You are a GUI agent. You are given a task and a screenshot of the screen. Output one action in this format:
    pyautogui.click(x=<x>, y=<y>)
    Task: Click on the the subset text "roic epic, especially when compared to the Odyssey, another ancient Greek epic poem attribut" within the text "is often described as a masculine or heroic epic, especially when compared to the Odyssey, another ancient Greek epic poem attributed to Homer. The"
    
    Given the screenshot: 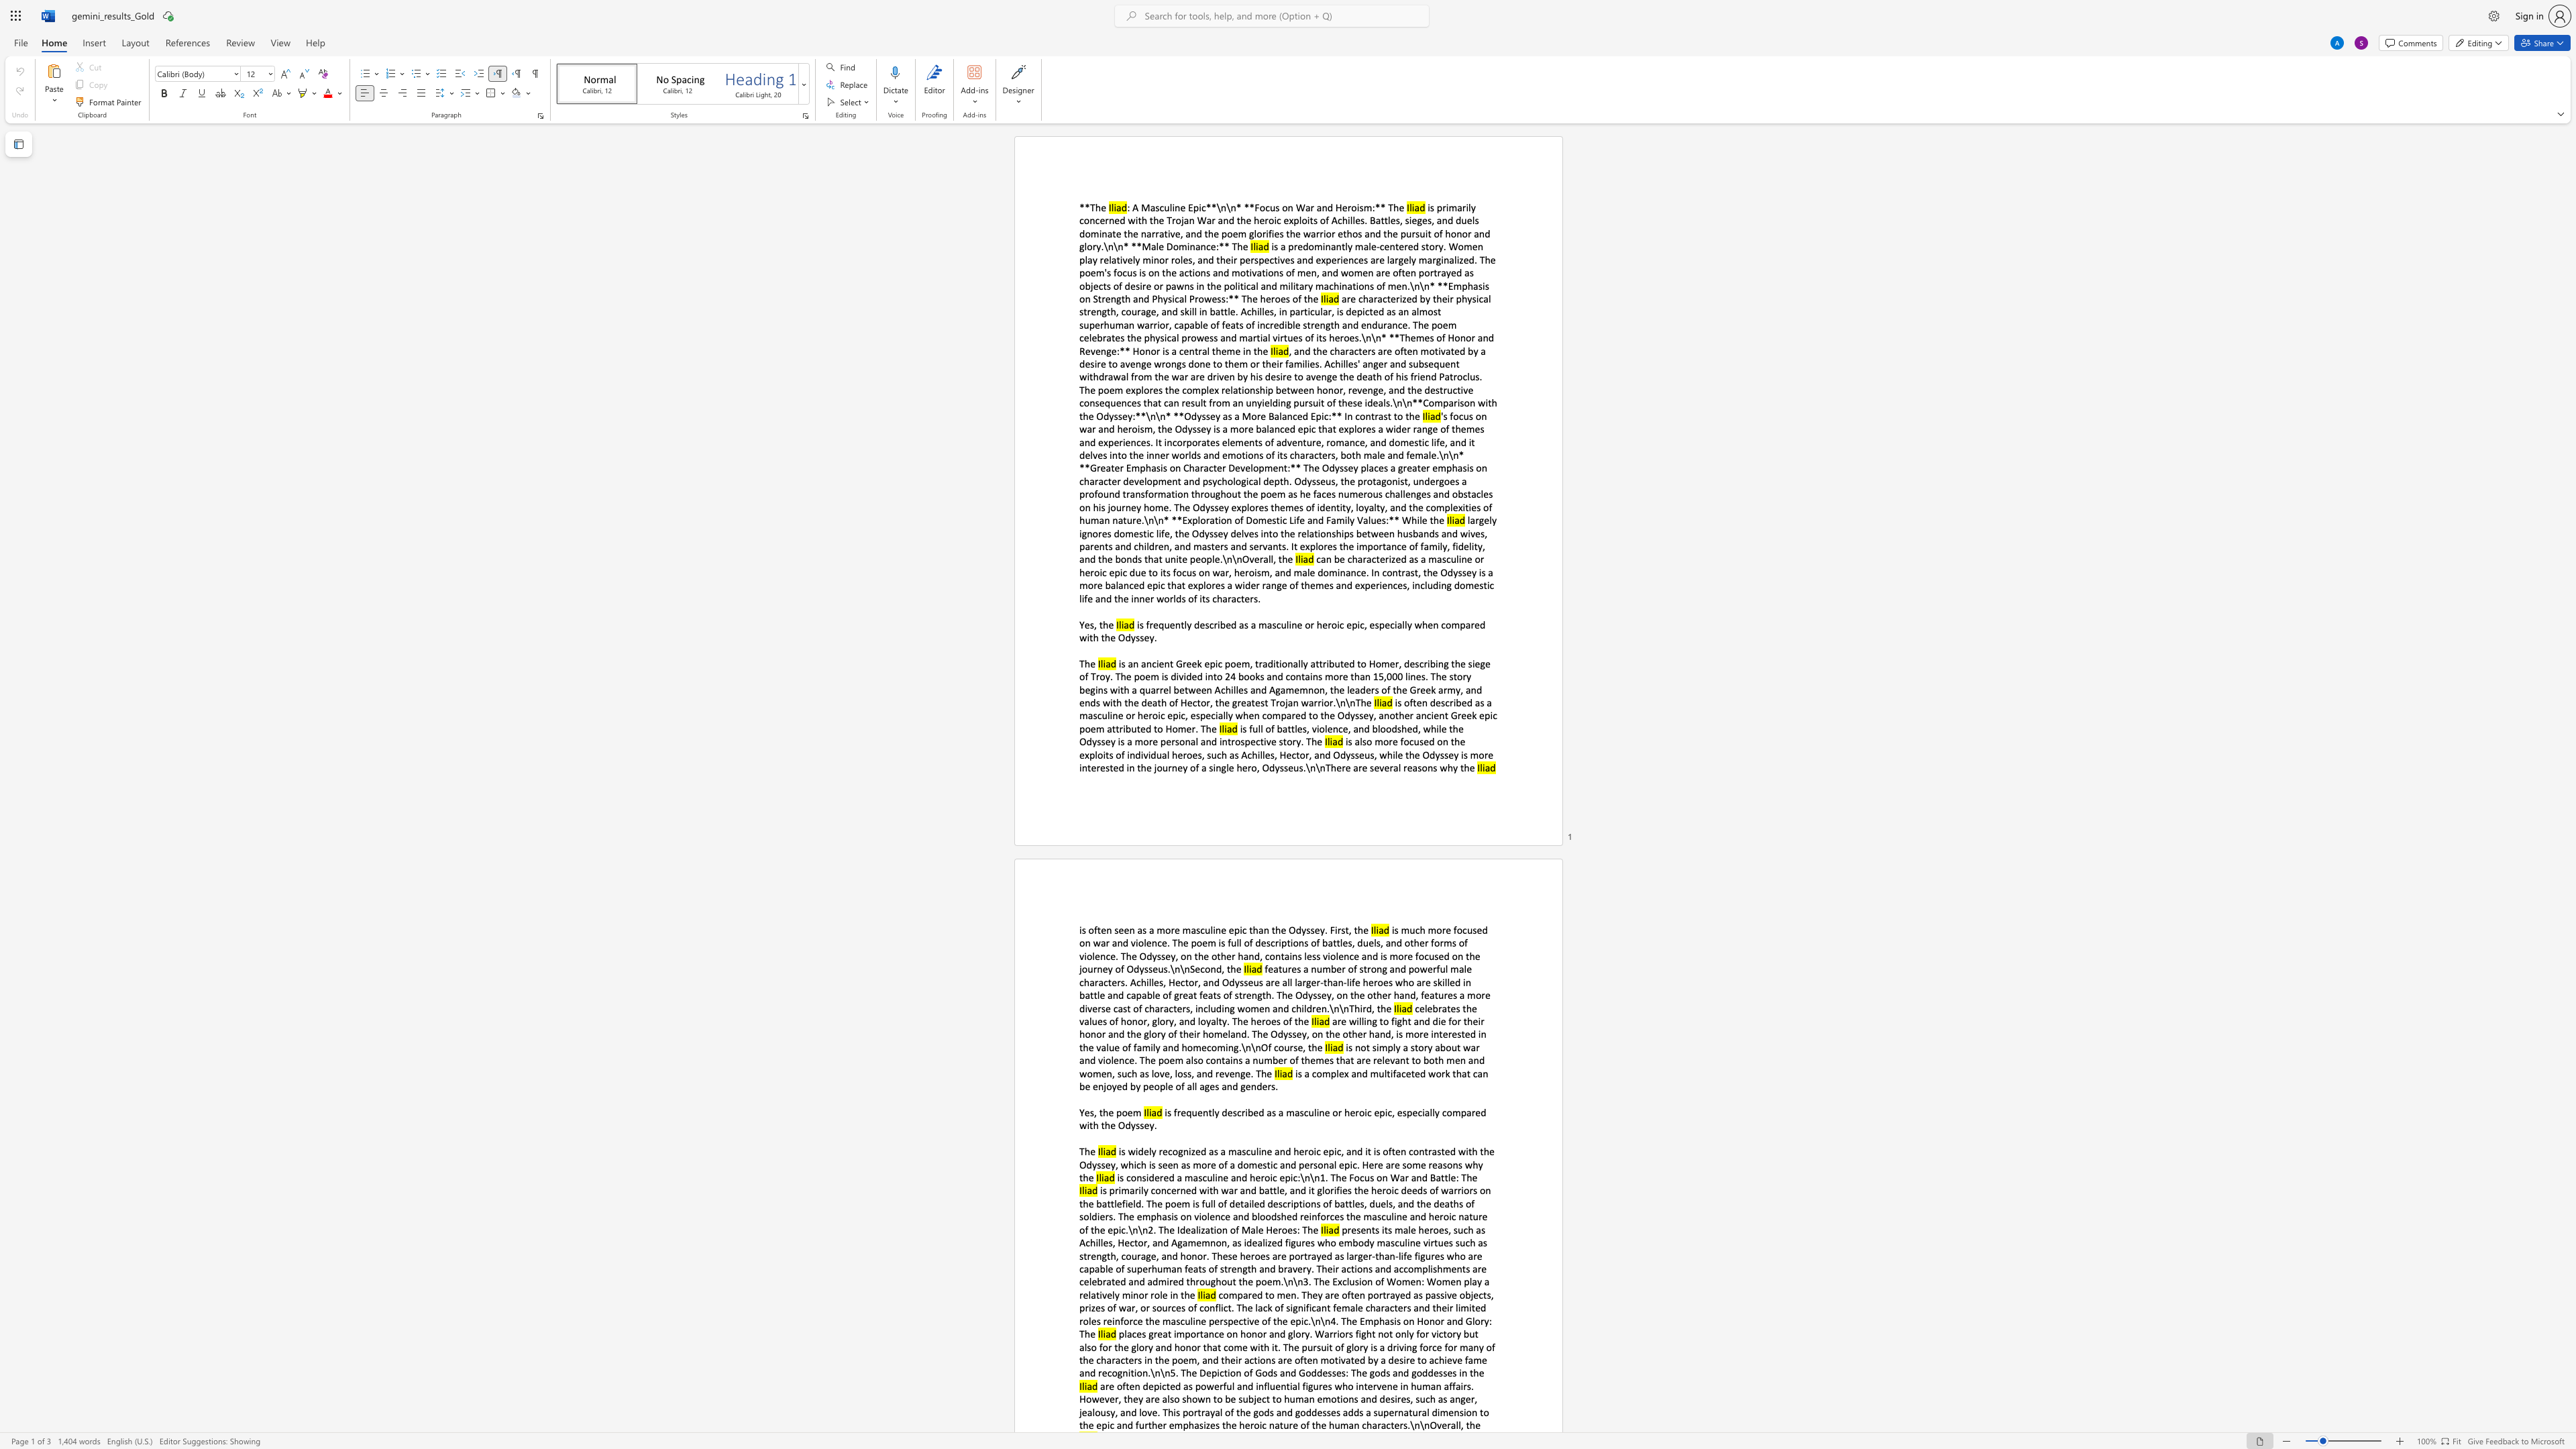 What is the action you would take?
    pyautogui.click(x=1148, y=715)
    